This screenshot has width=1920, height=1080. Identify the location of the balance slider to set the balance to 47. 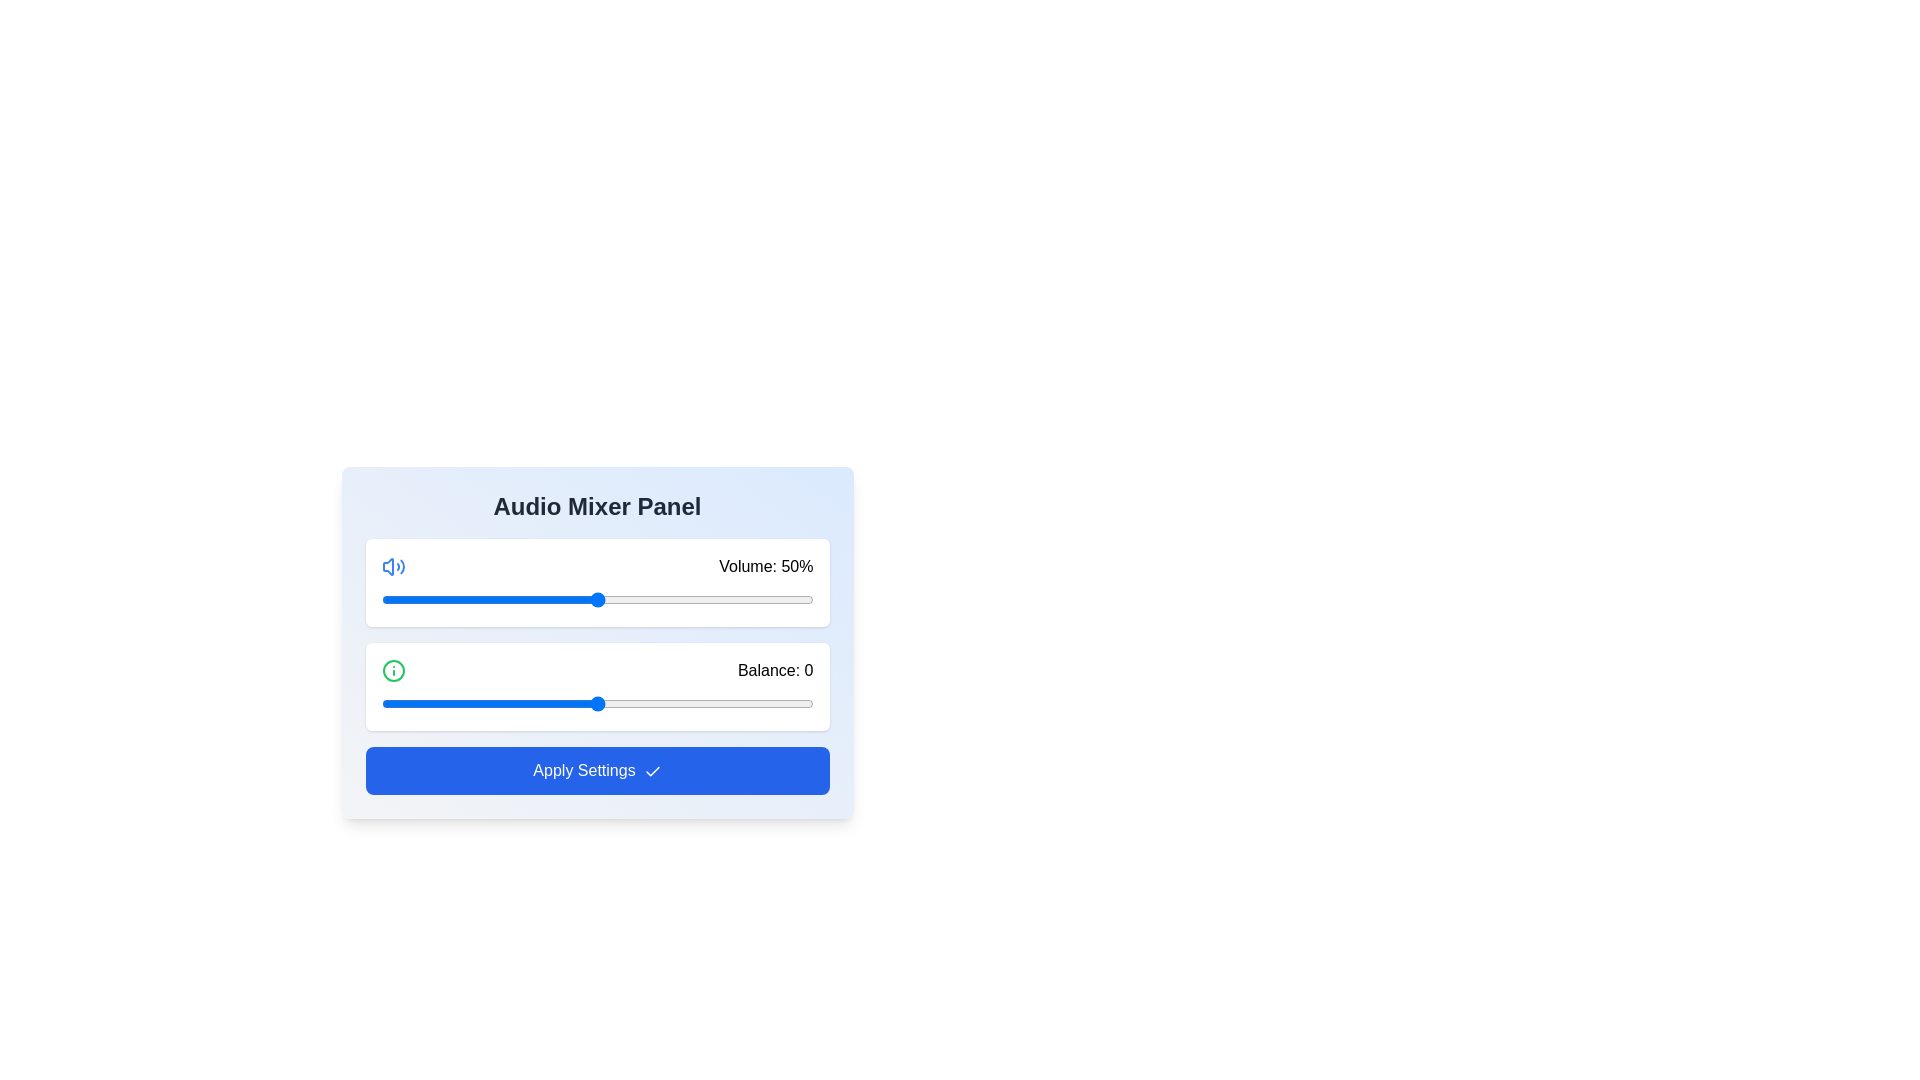
(800, 703).